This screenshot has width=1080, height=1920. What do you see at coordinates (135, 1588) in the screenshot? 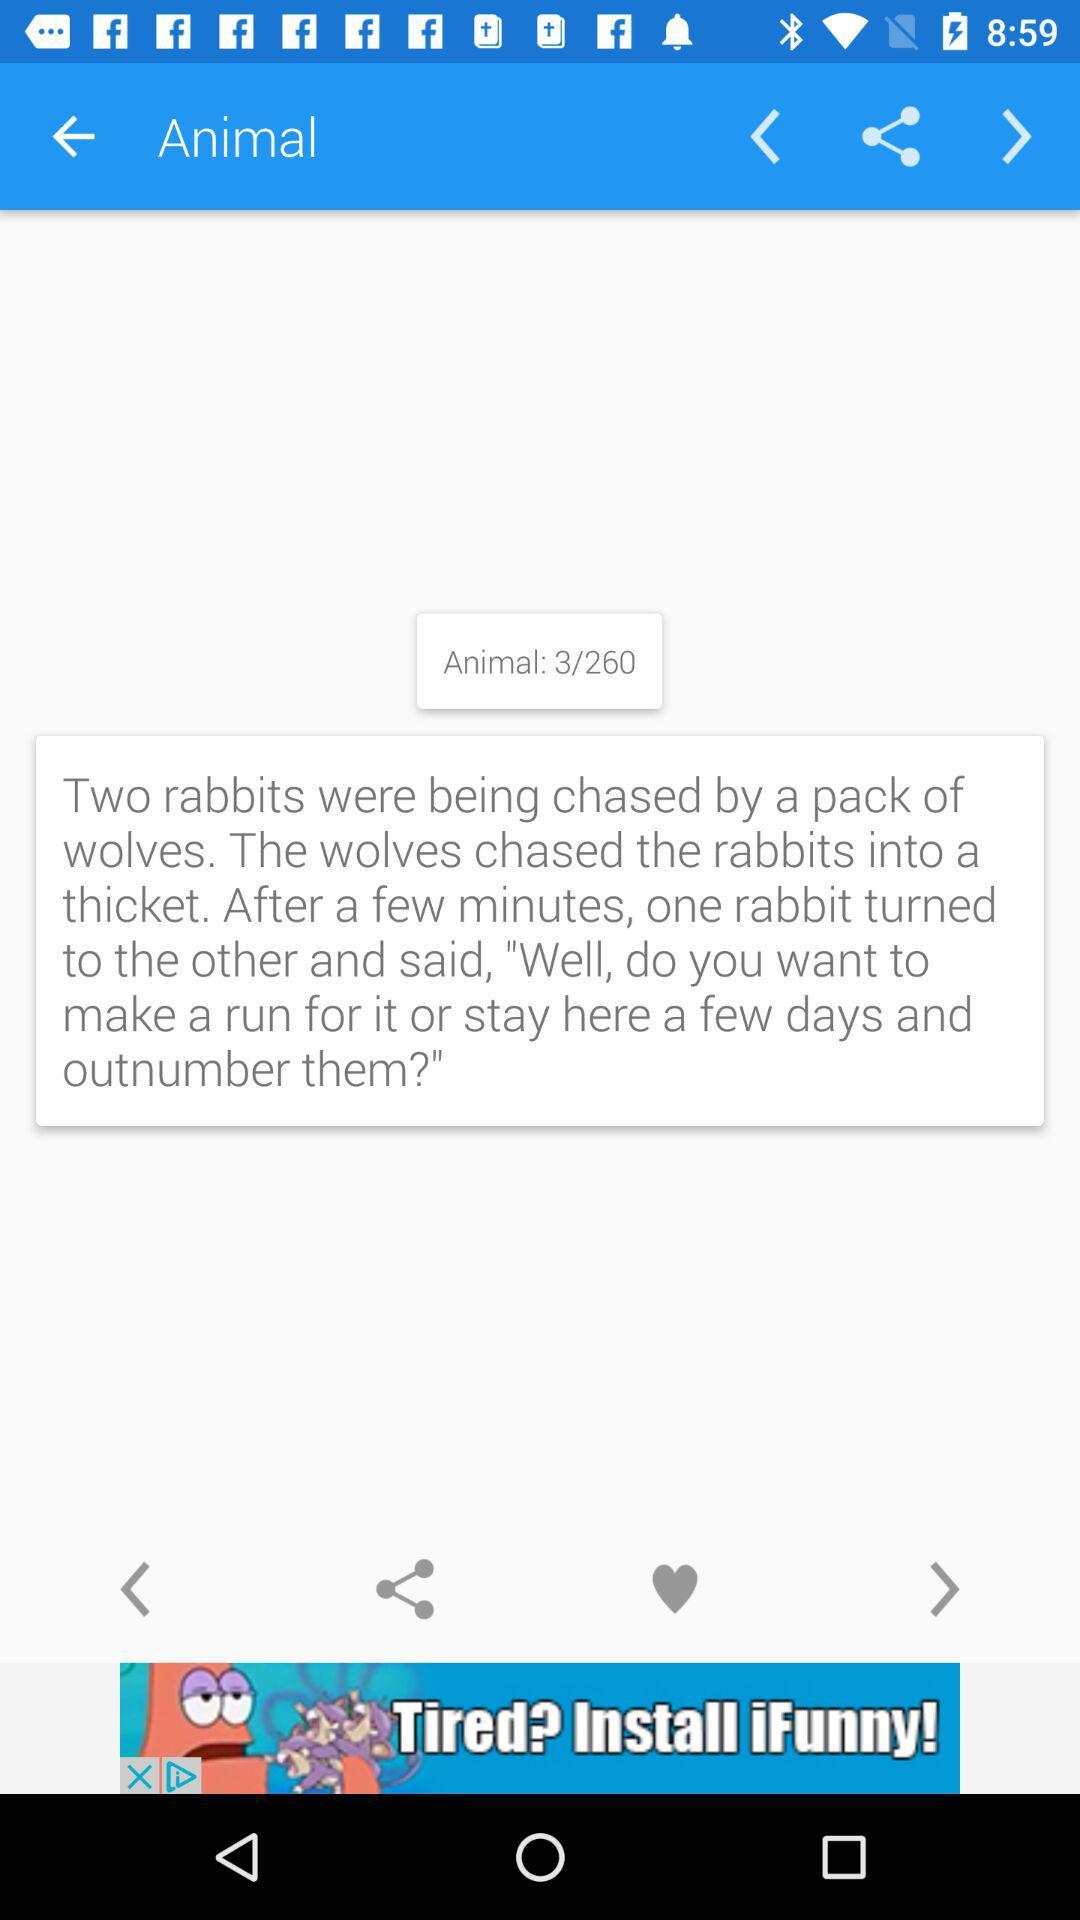
I see `go back` at bounding box center [135, 1588].